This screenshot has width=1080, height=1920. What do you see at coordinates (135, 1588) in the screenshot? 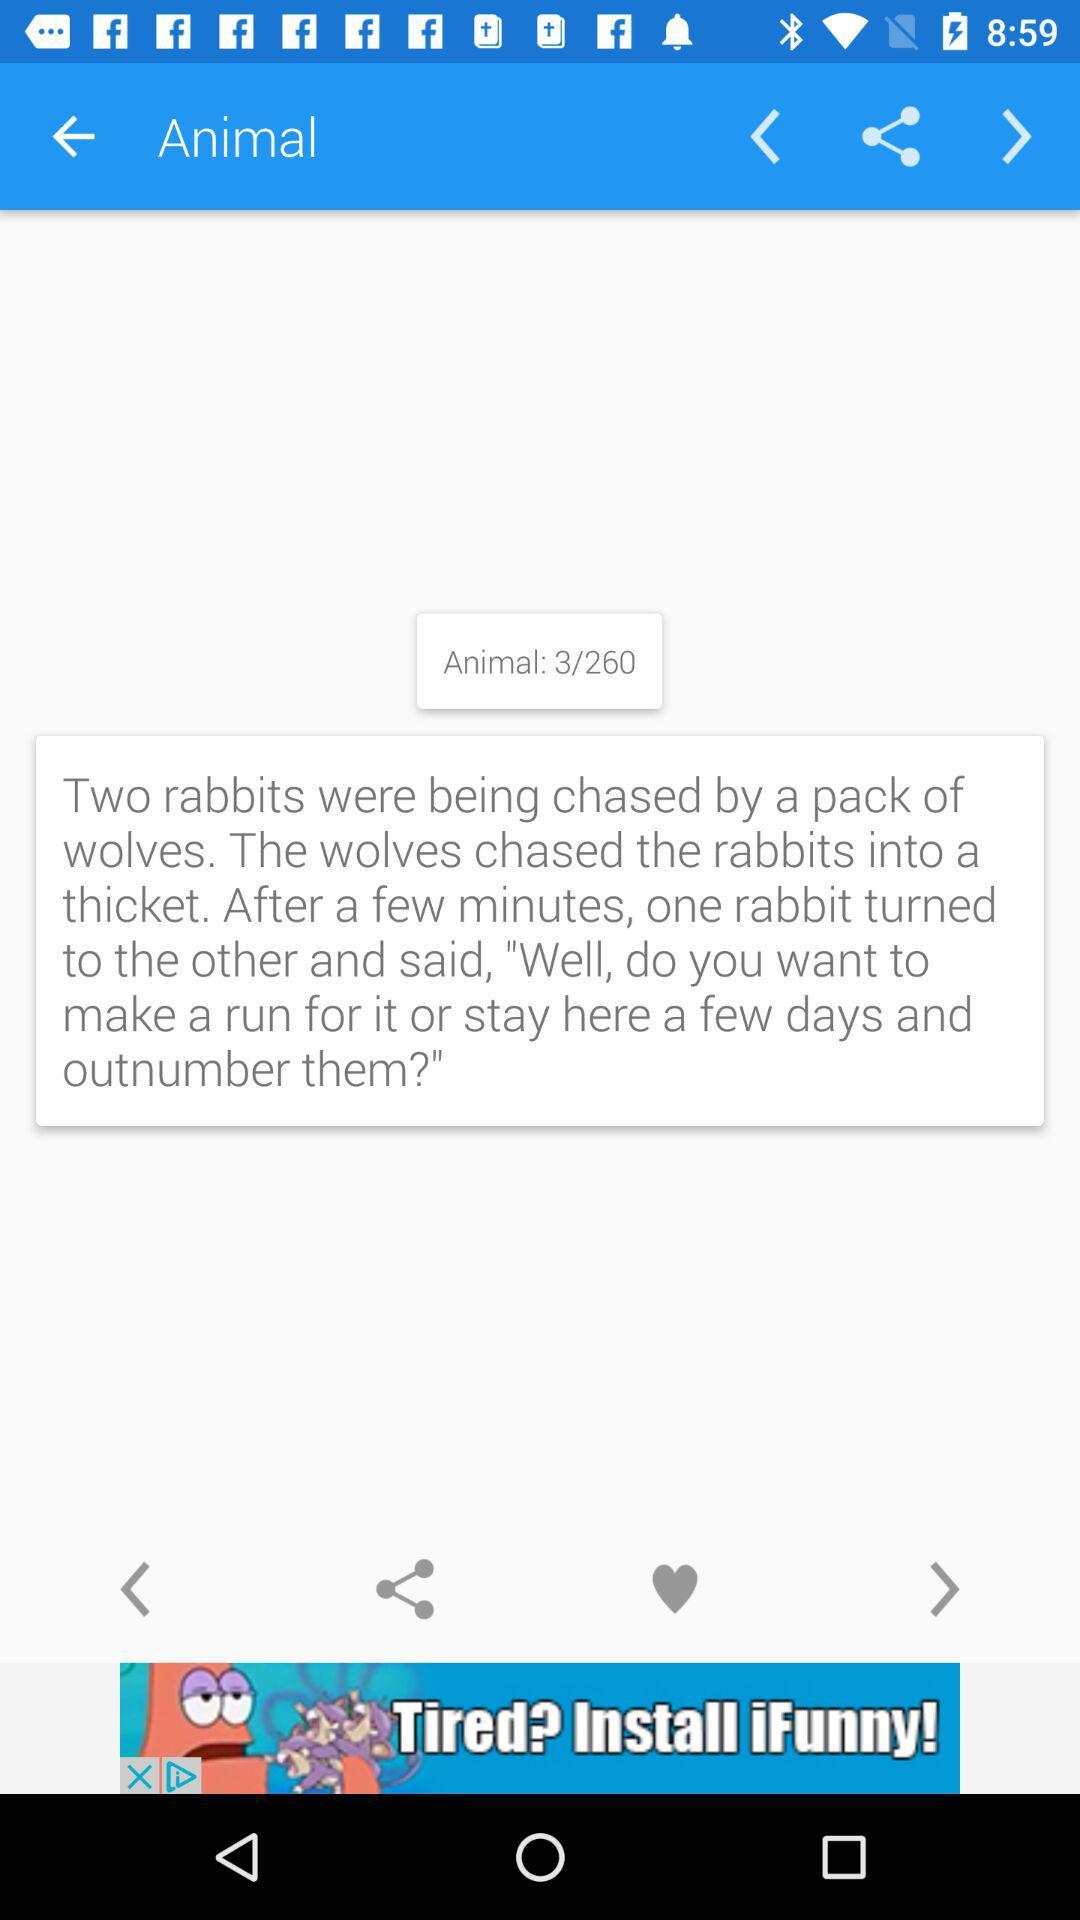
I see `go back` at bounding box center [135, 1588].